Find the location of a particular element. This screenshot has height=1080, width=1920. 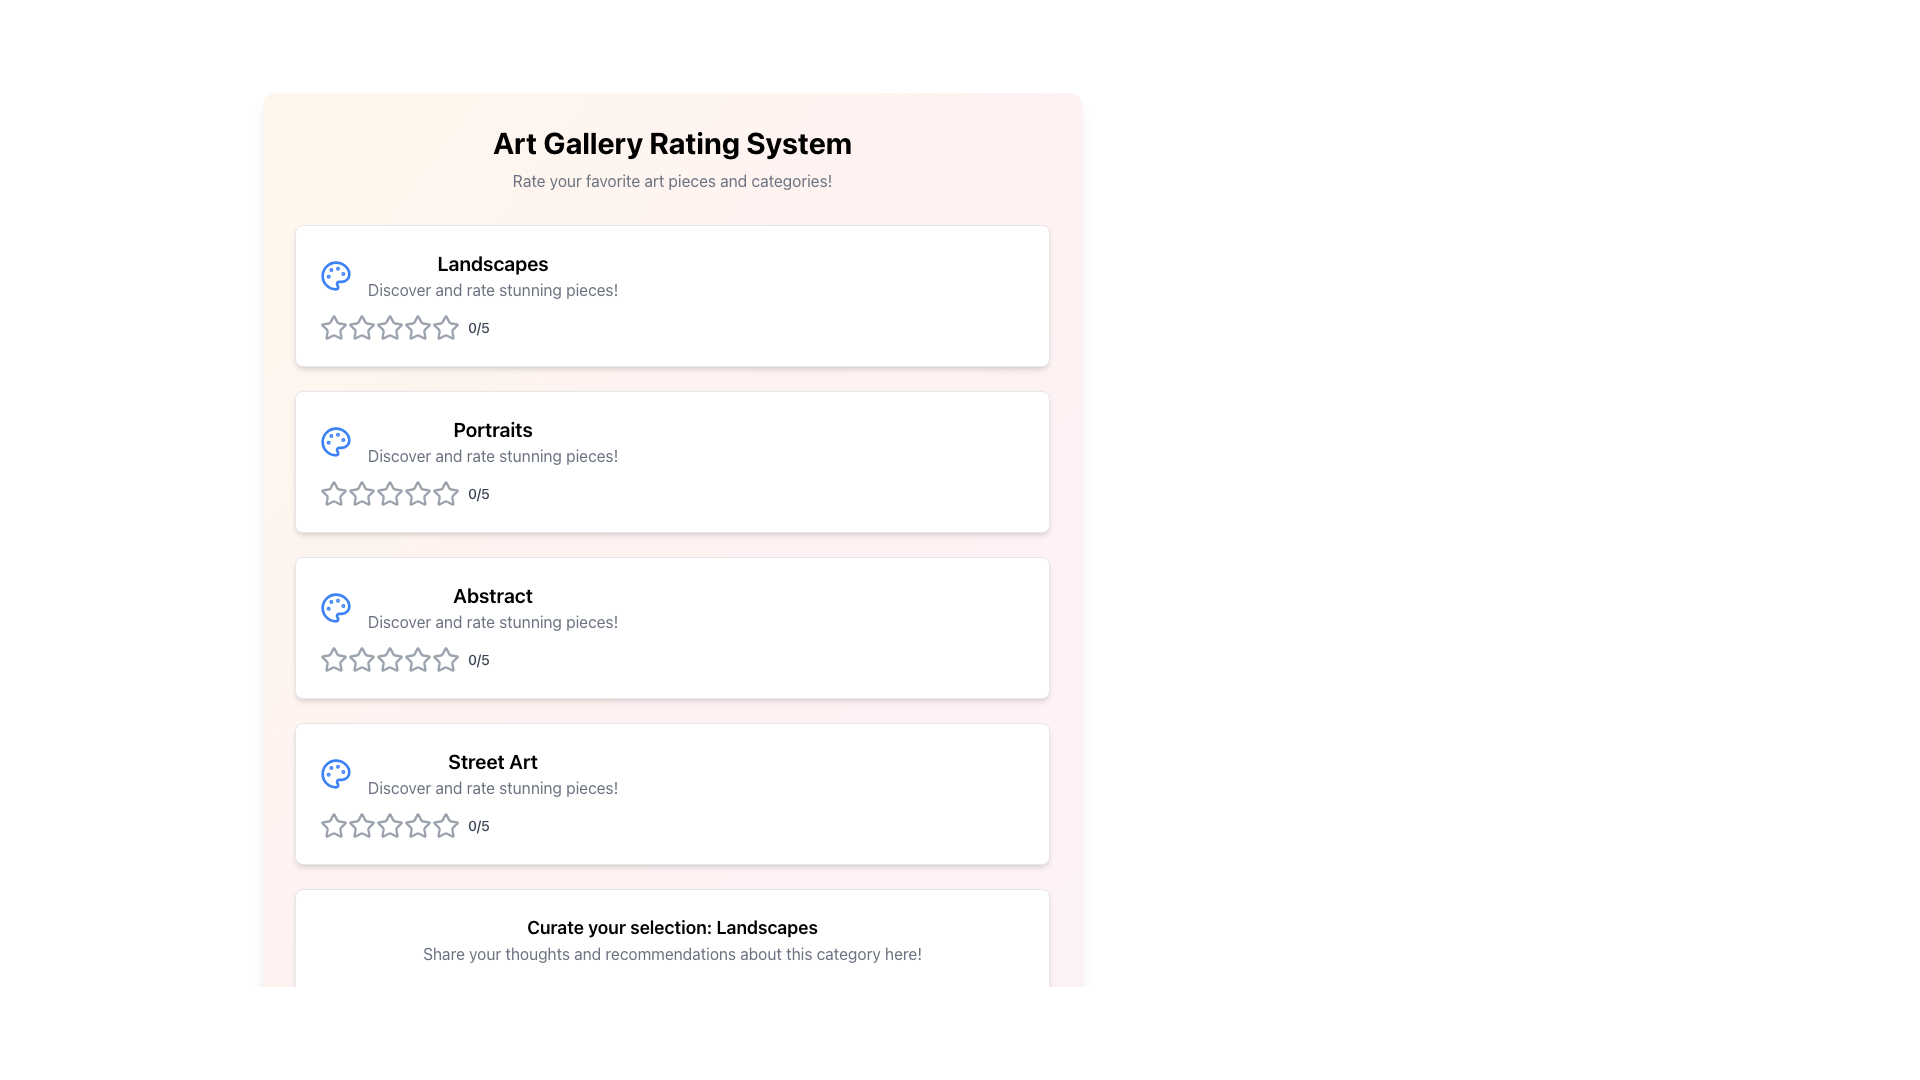

the informative element representing the category 'Street Art', located in the fourth card of the vertical list, positioned between the 'Abstract' card and the 'Curate your selection: Landscapes' section is located at coordinates (672, 773).